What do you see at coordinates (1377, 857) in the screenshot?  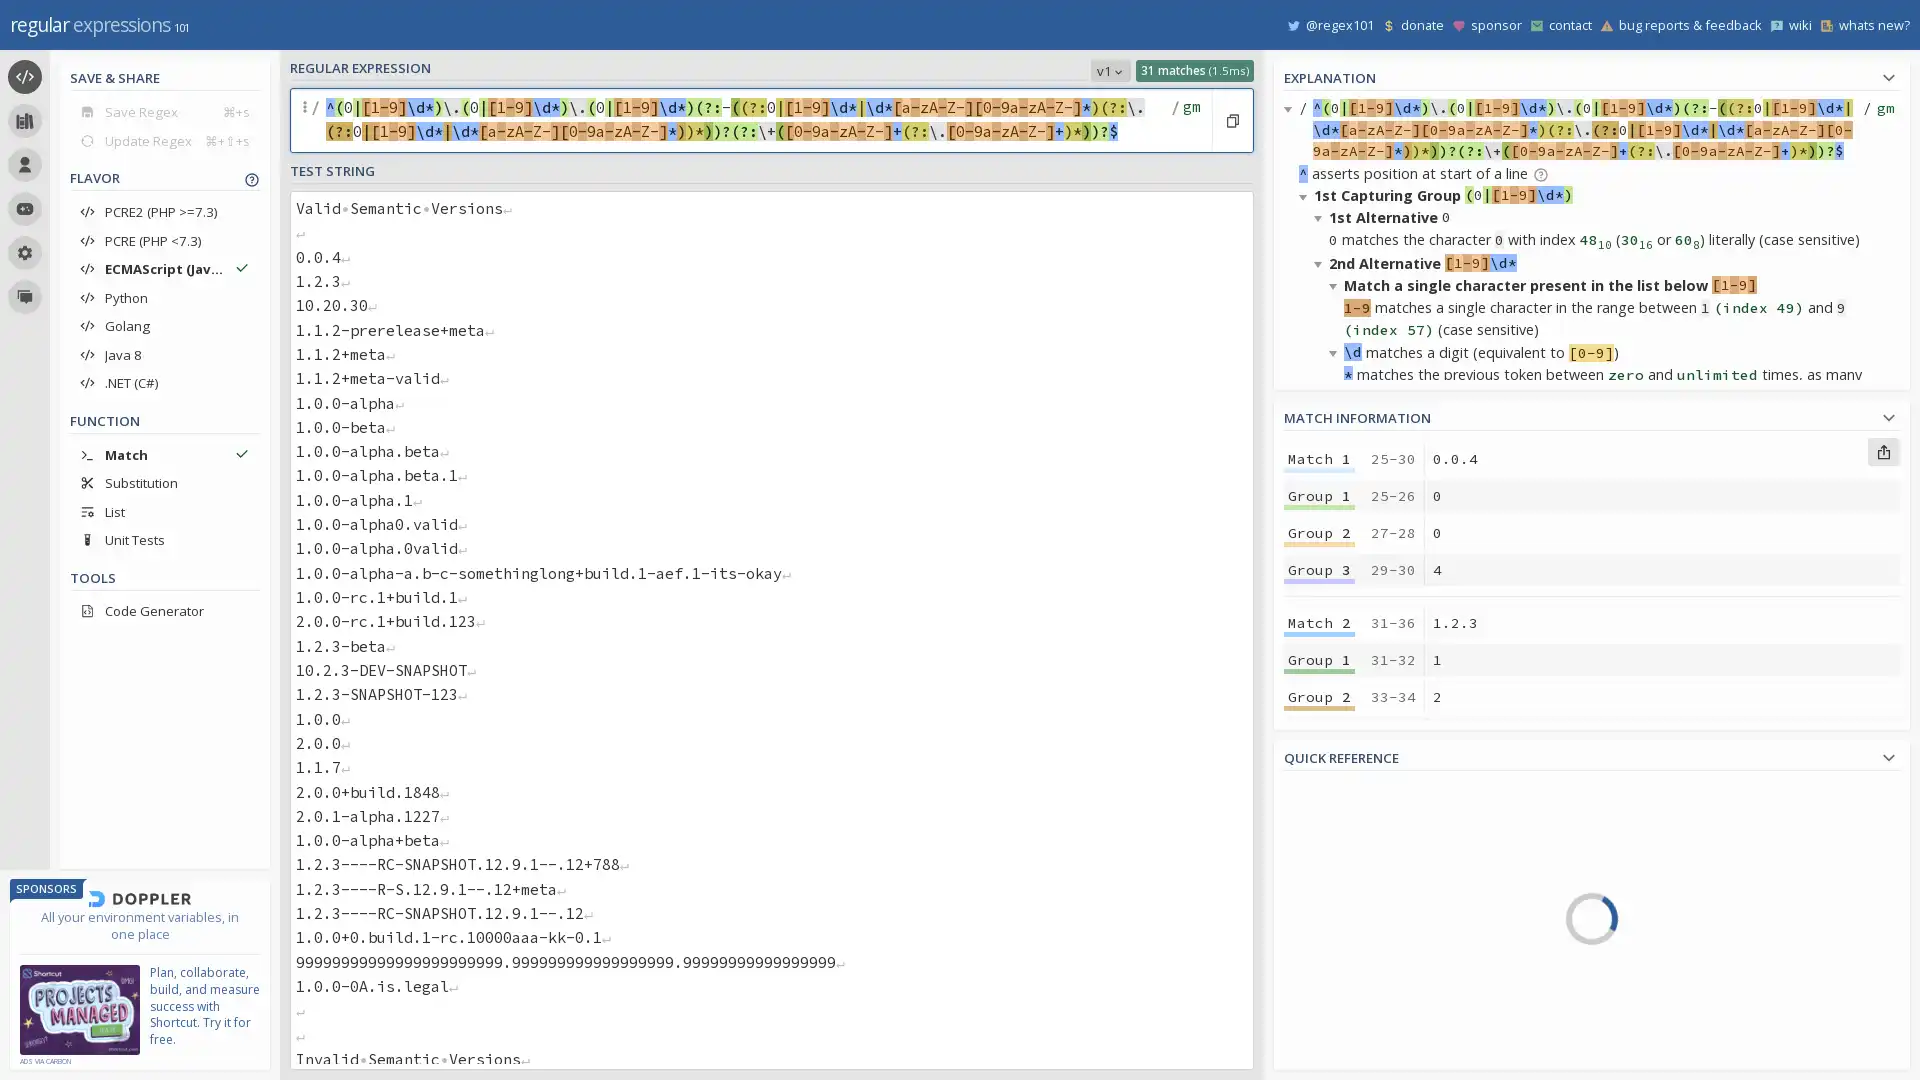 I see `Common Tokens` at bounding box center [1377, 857].